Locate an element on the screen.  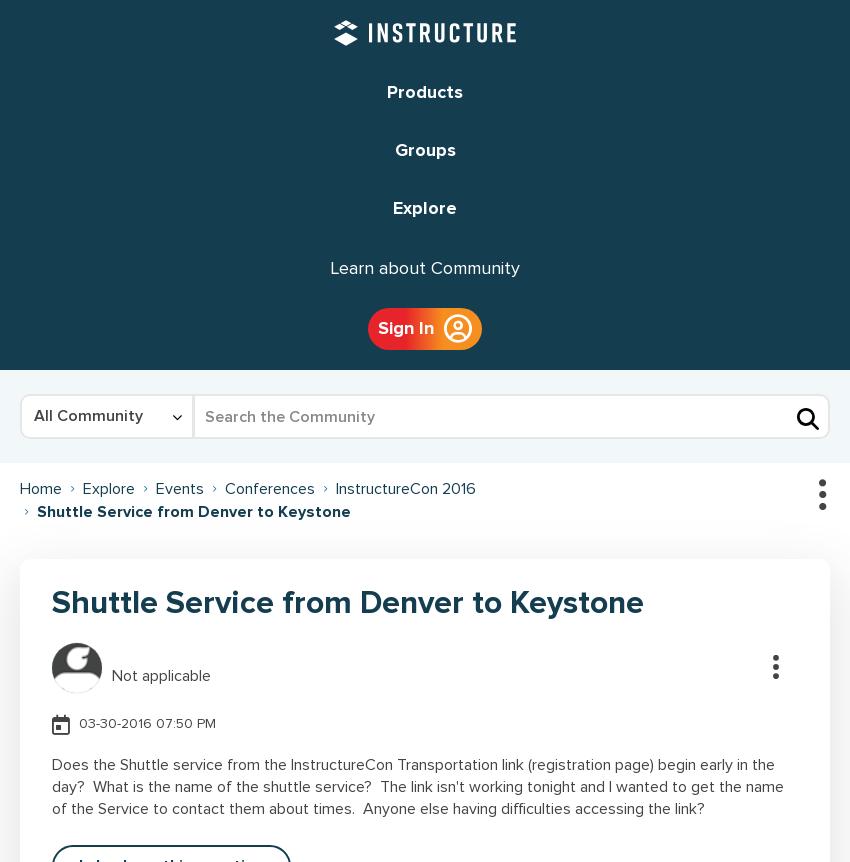
'Sign In' is located at coordinates (405, 329).